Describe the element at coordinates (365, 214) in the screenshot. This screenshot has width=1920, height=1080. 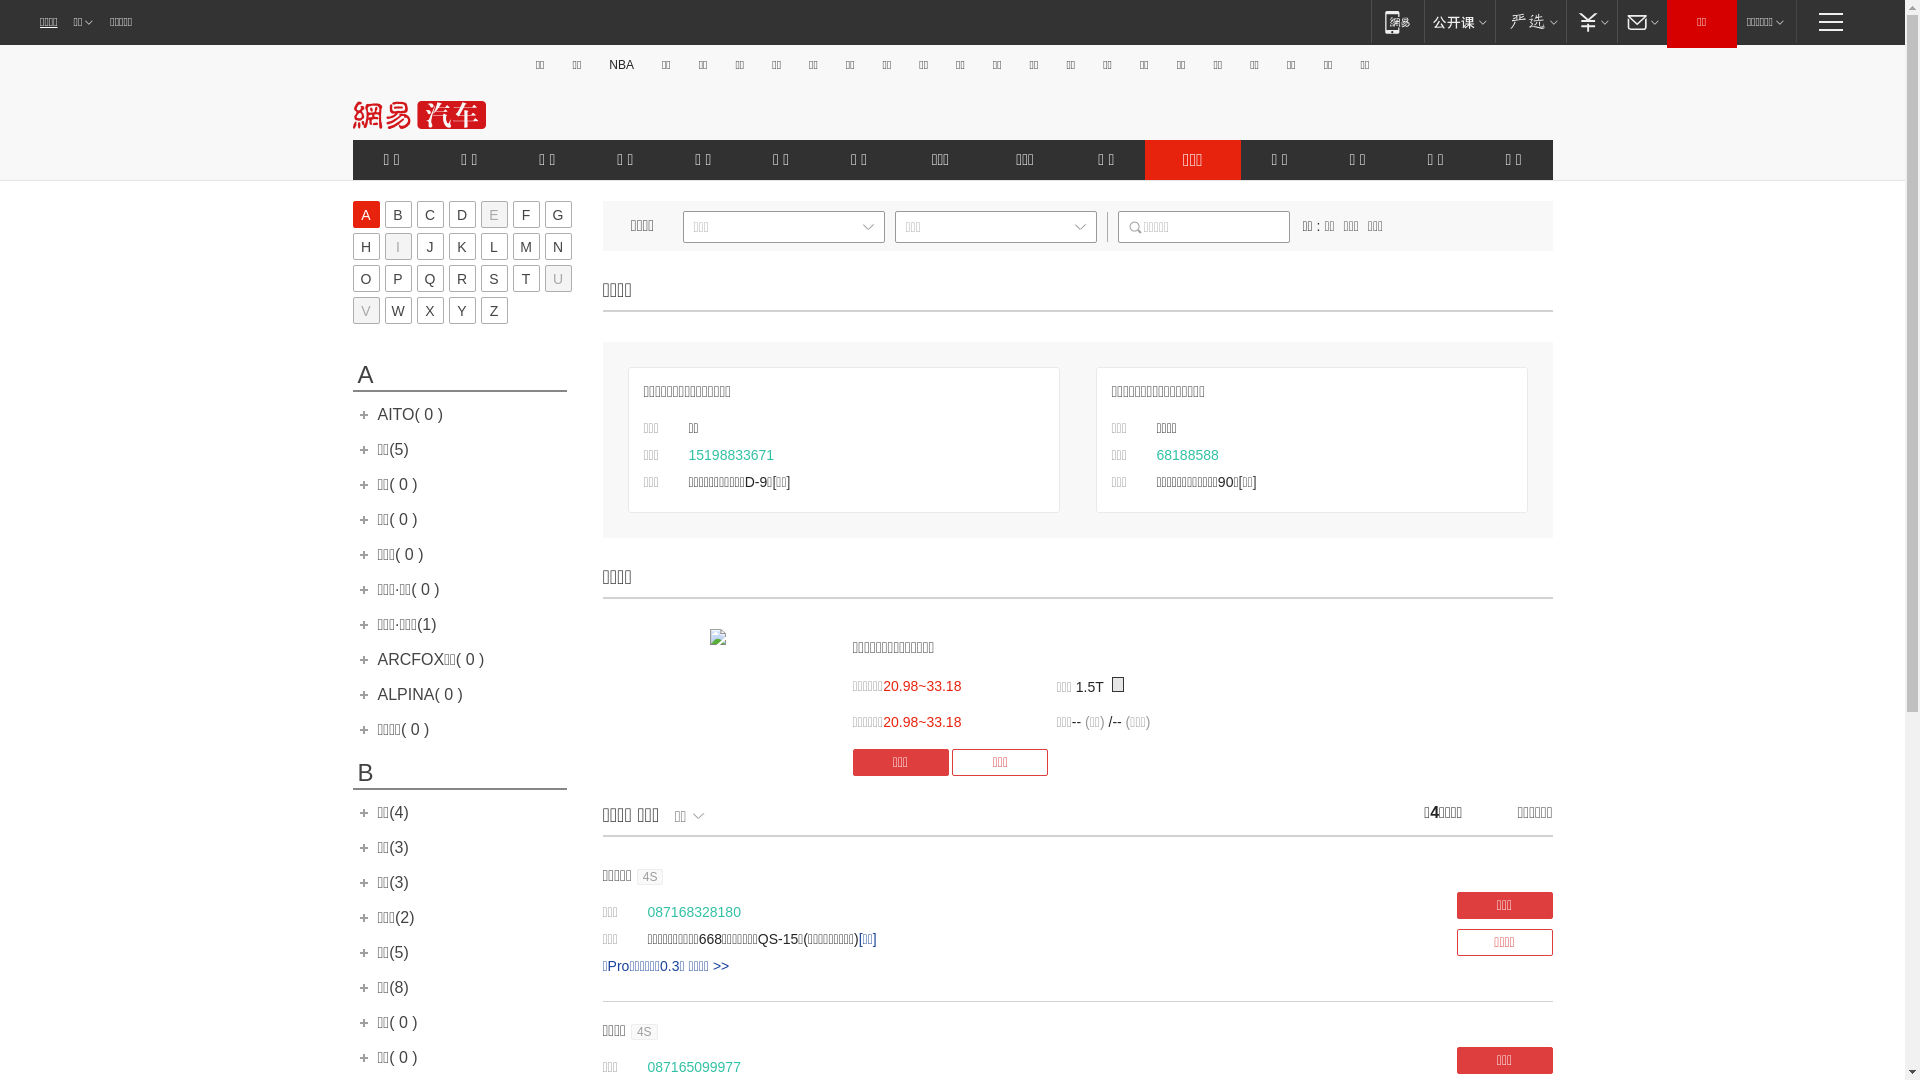
I see `'A'` at that location.